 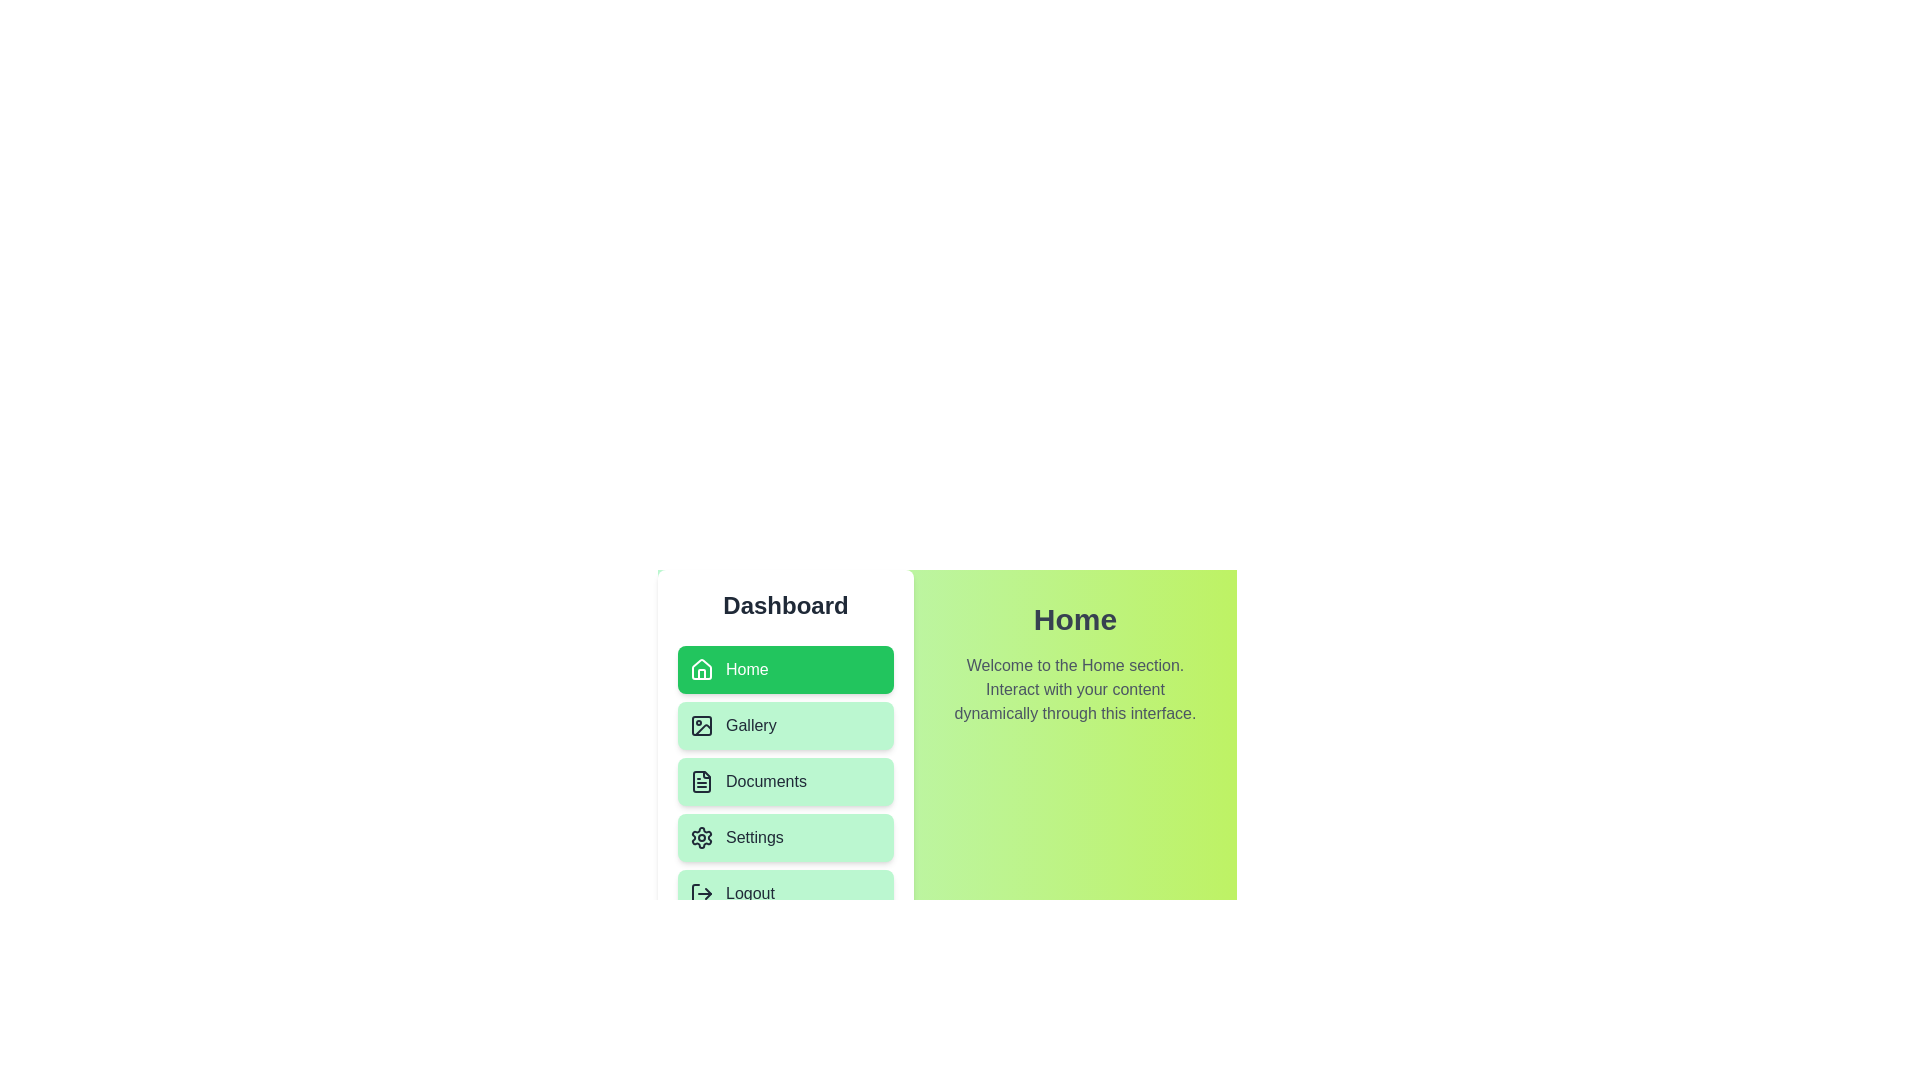 What do you see at coordinates (785, 837) in the screenshot?
I see `the menu item corresponding to Settings` at bounding box center [785, 837].